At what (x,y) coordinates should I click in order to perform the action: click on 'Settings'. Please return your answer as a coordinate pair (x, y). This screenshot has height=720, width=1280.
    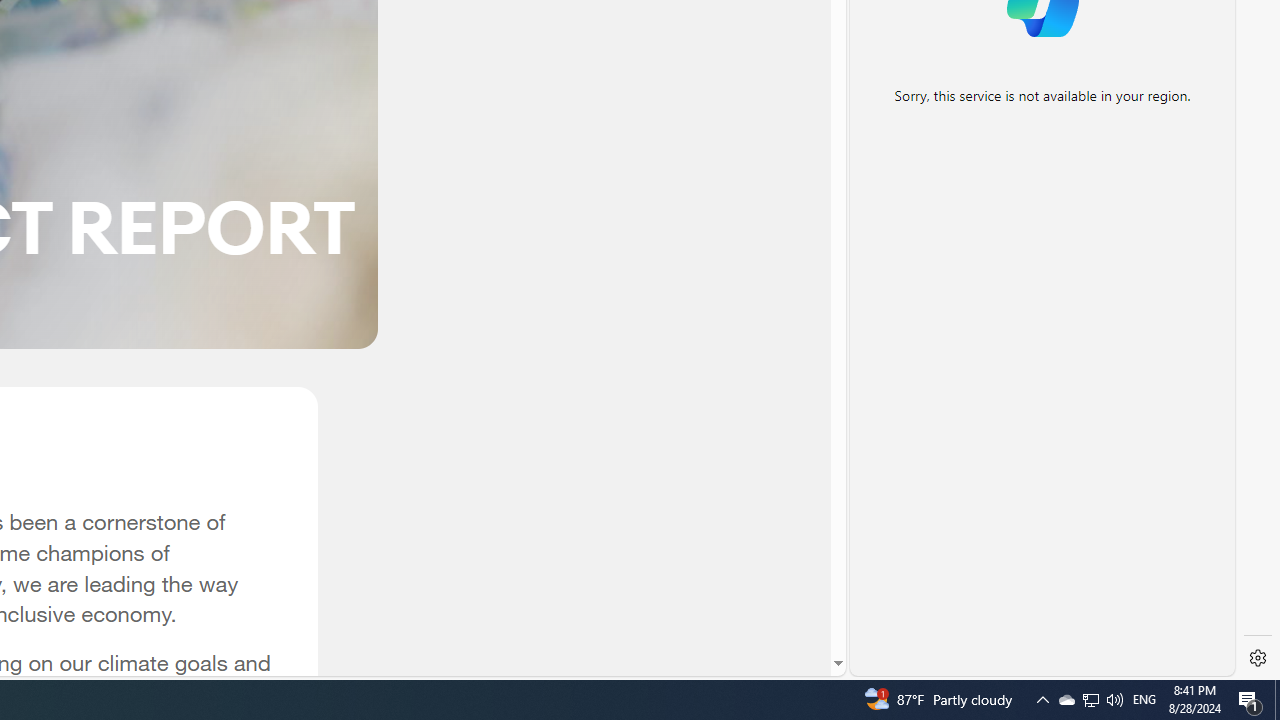
    Looking at the image, I should click on (1257, 658).